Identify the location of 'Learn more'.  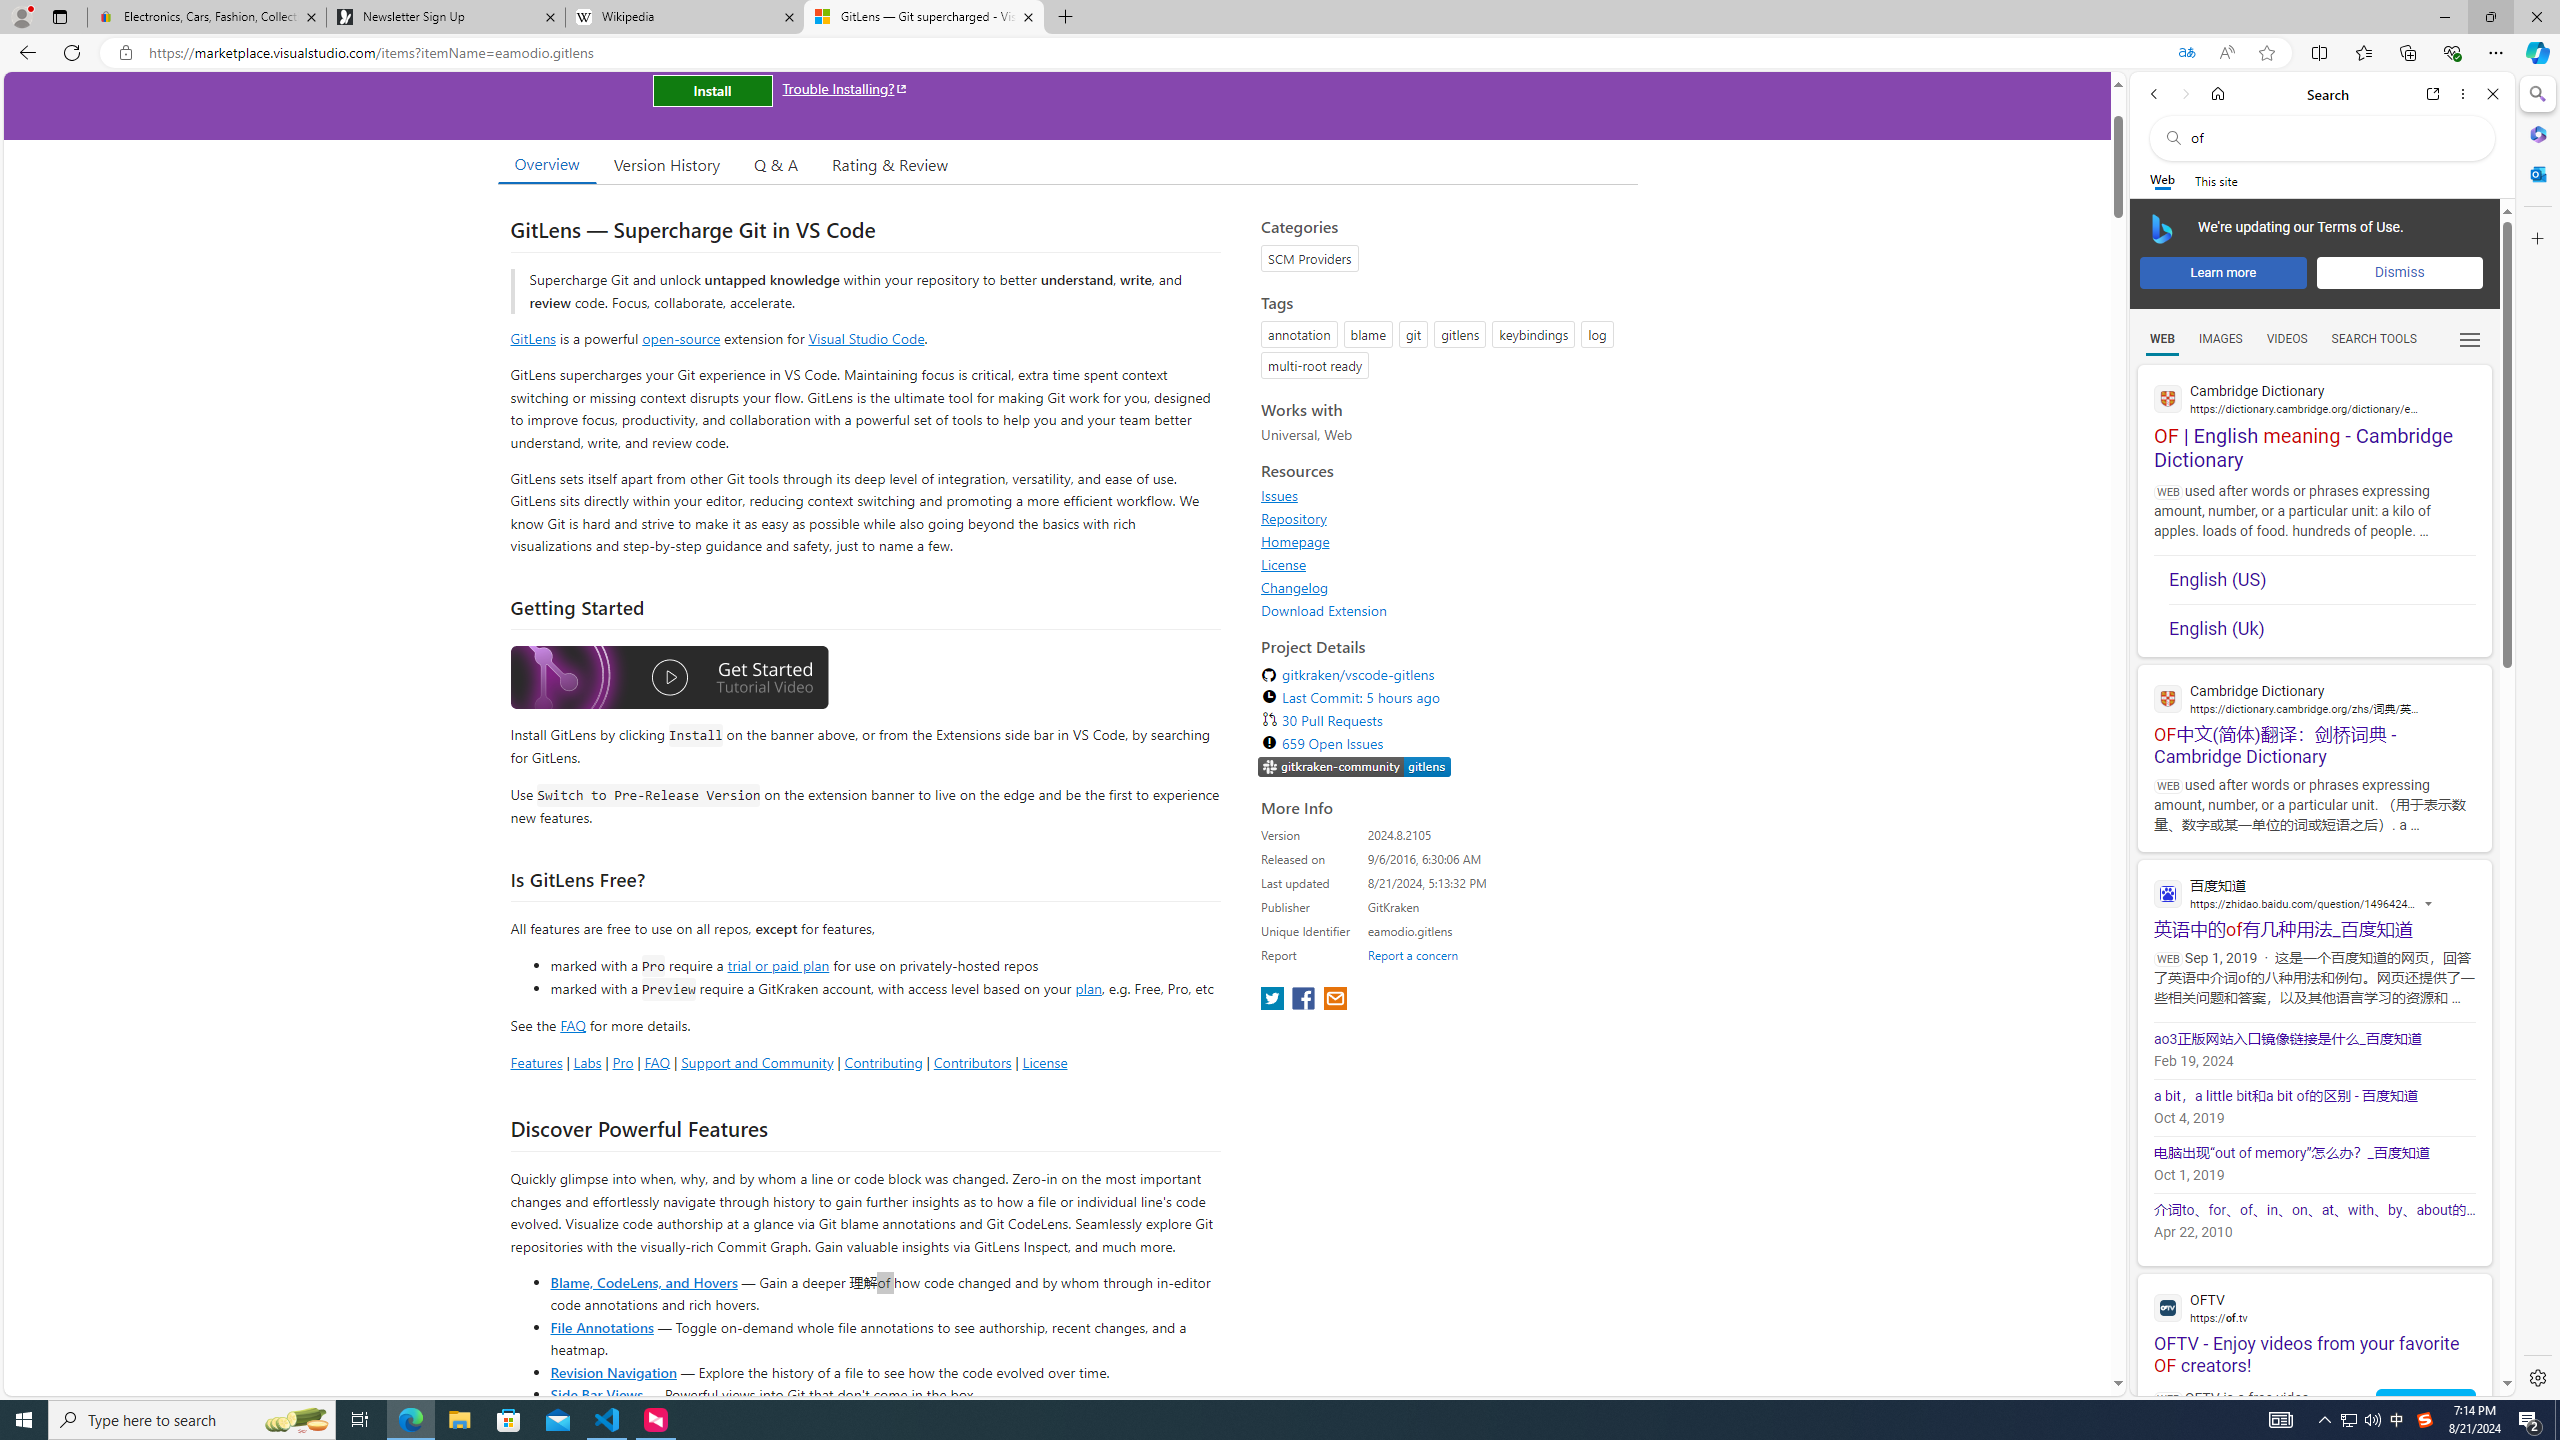
(2222, 271).